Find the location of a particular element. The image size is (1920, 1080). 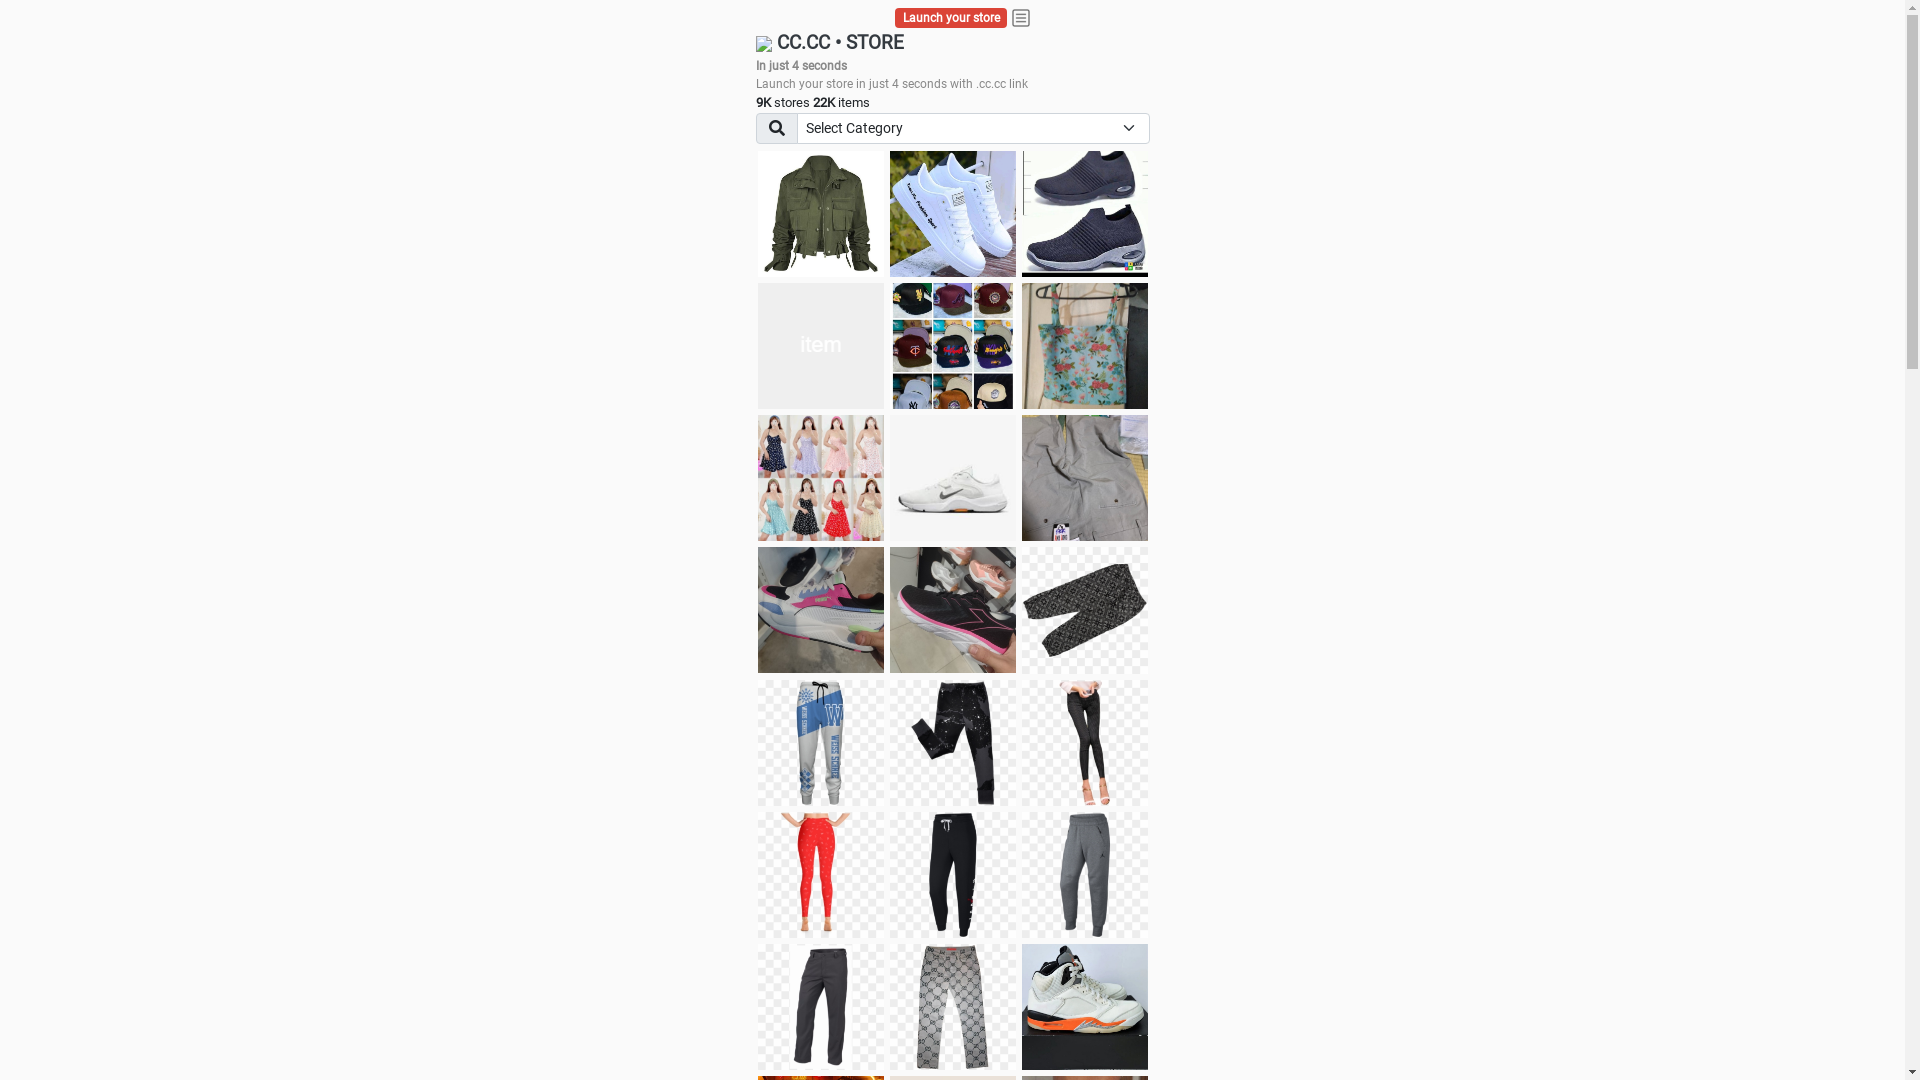

'Pant' is located at coordinates (1083, 743).